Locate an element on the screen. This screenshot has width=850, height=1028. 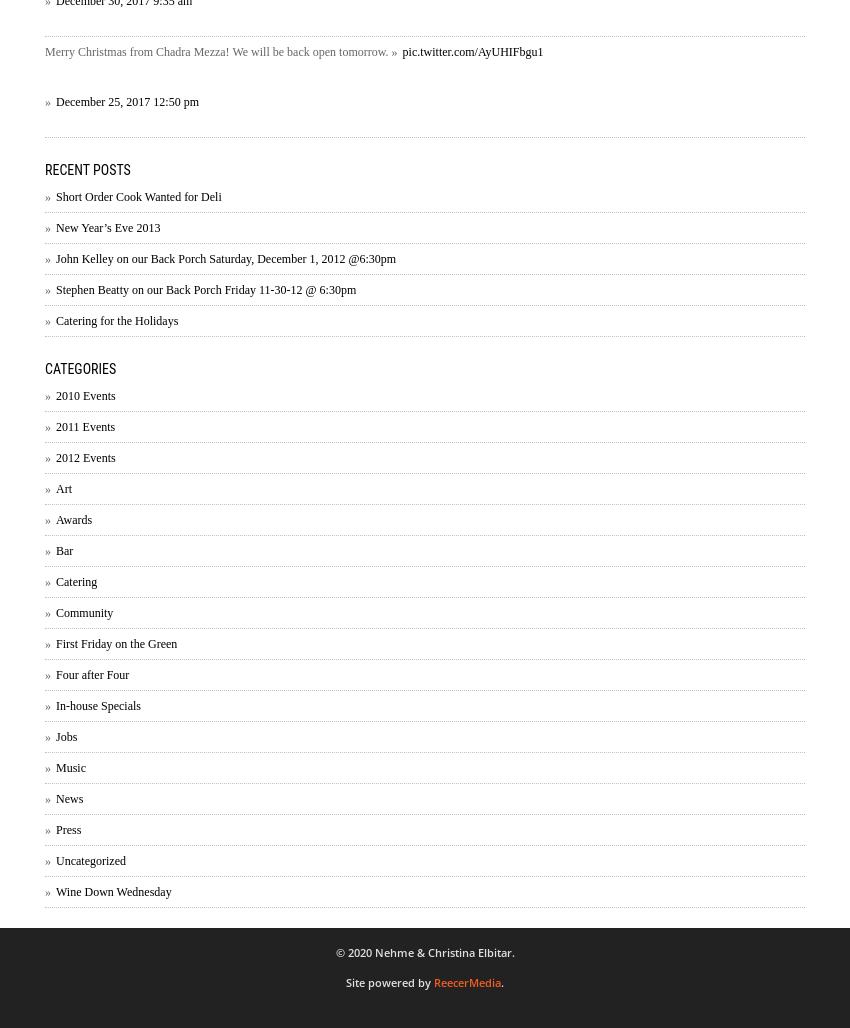
'December 25, 2017 12:50 pm' is located at coordinates (125, 99).